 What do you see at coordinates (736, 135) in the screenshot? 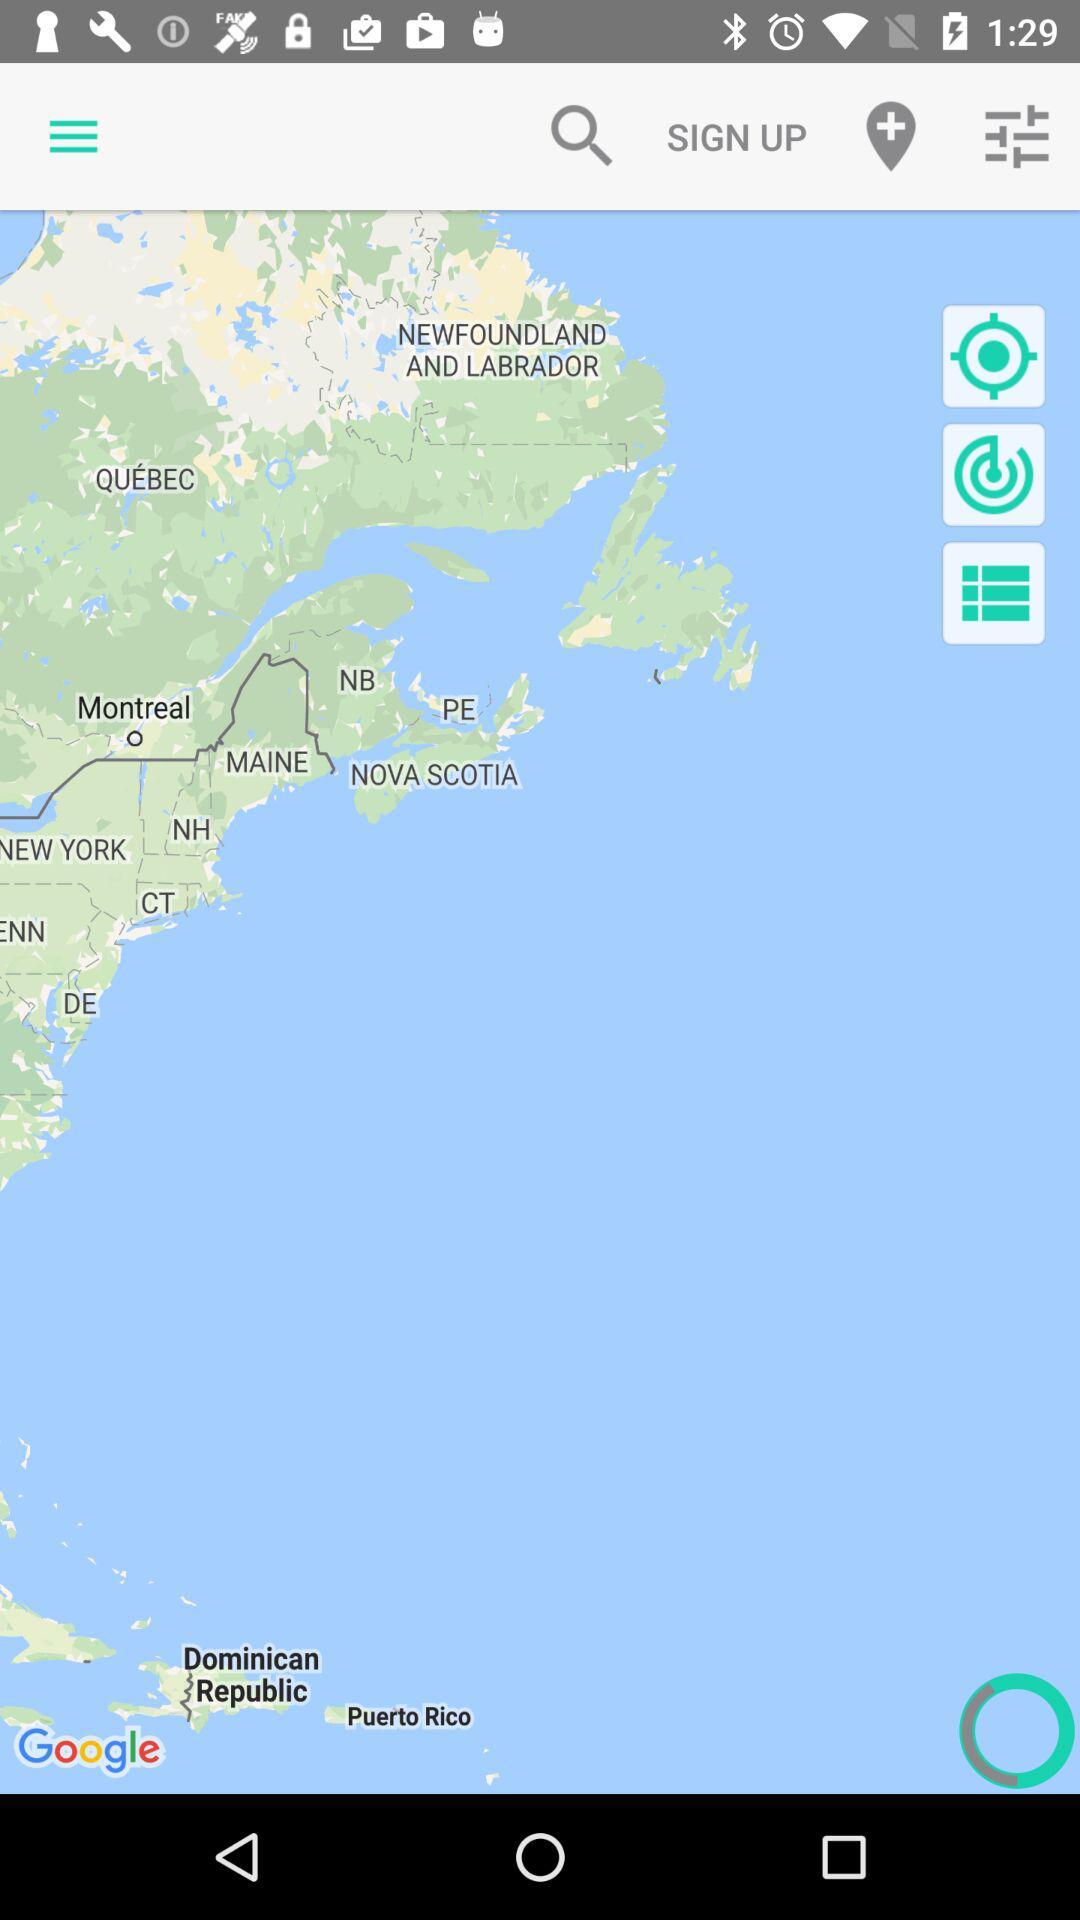
I see `the sign up` at bounding box center [736, 135].